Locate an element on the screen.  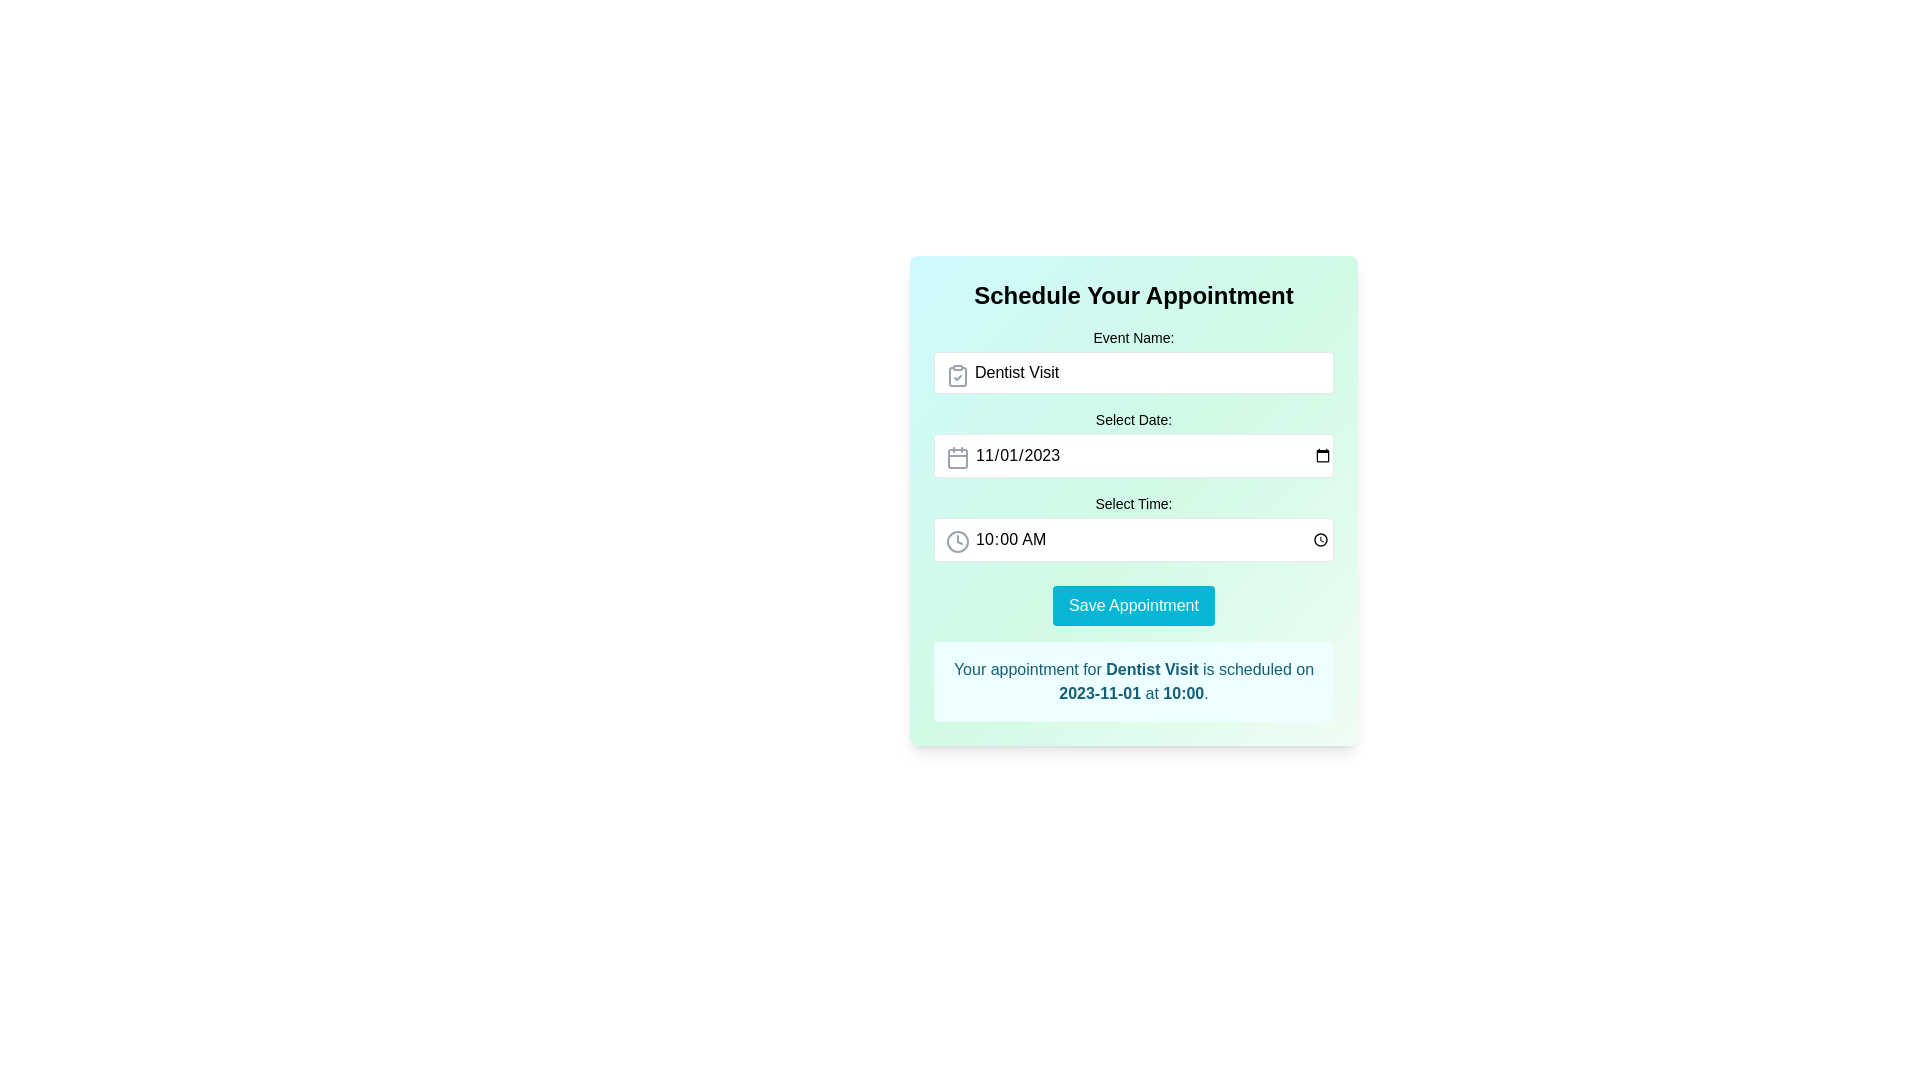
the clipboard icon with a check mark located inside the input field labeled 'Event Name', positioned at the left edge of the field is located at coordinates (957, 375).